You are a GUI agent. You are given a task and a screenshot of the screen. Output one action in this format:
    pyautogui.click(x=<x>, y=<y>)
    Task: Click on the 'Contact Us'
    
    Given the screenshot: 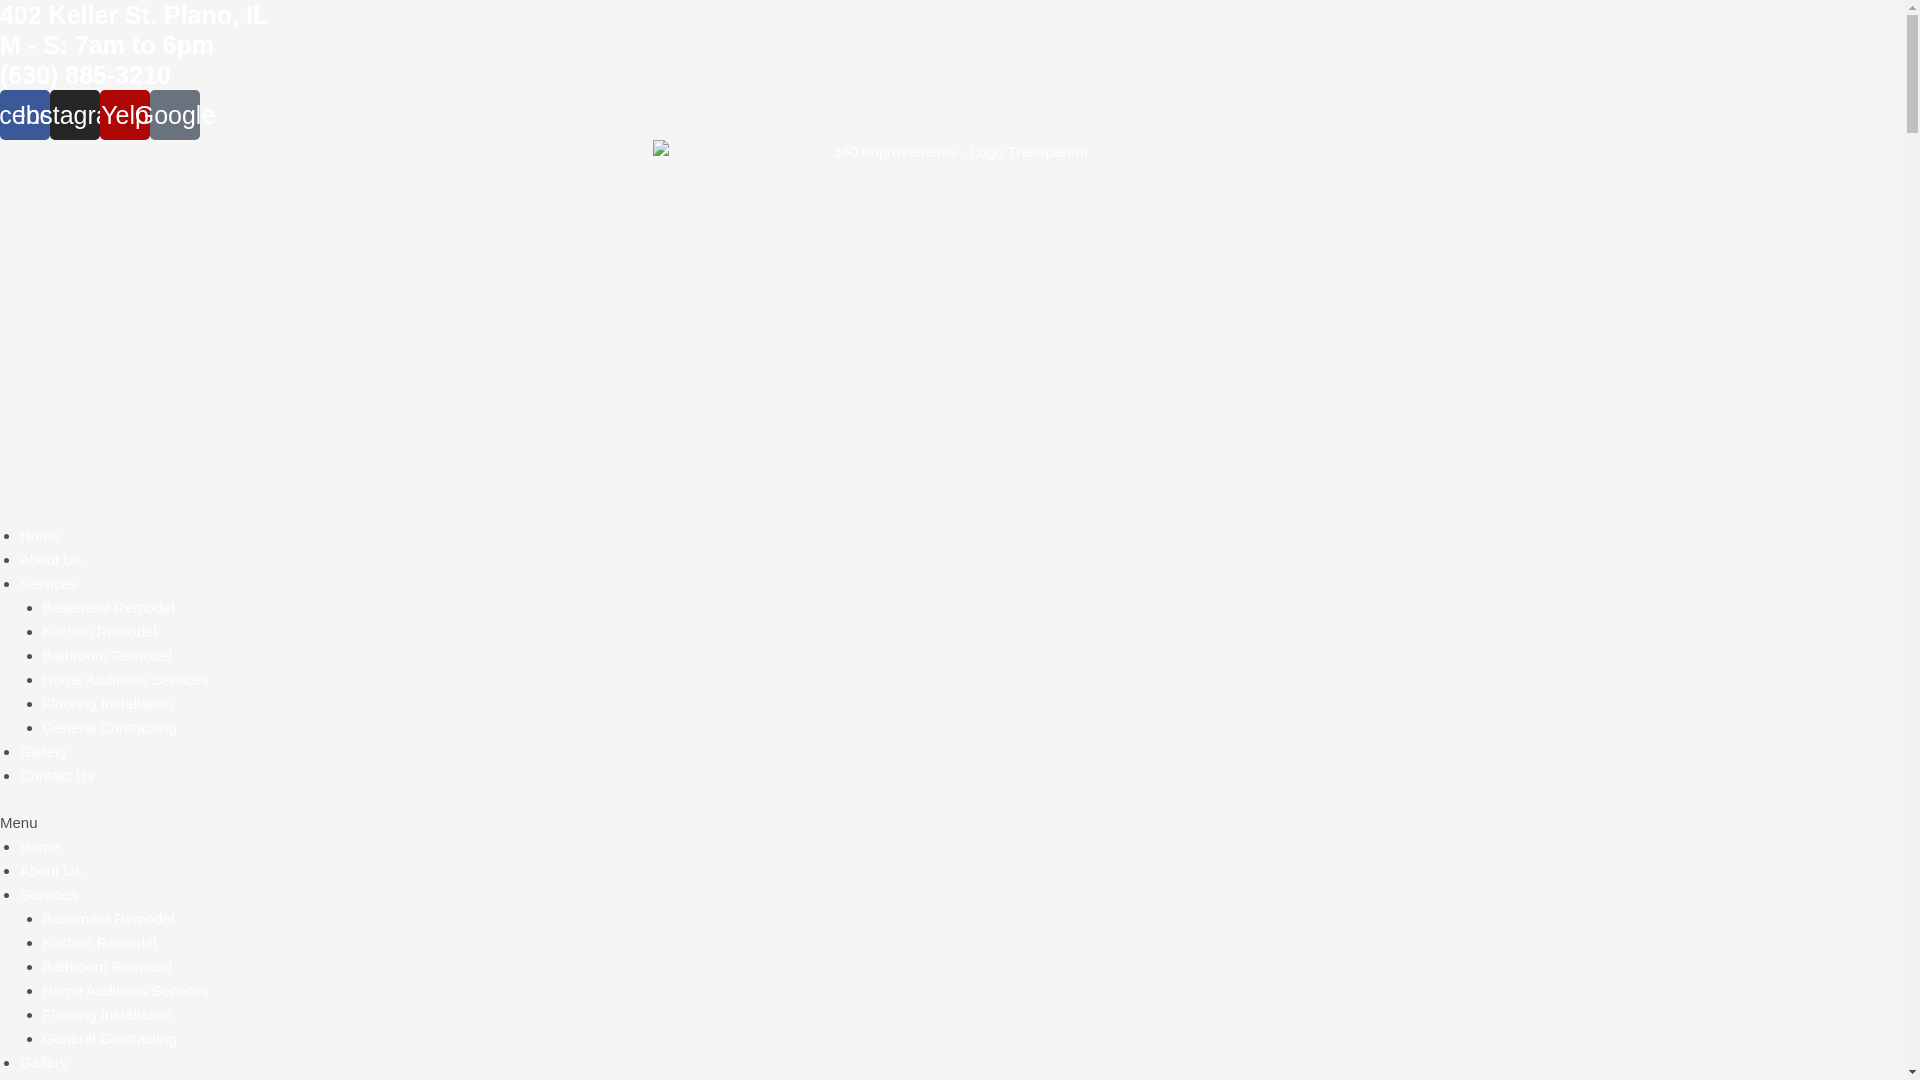 What is the action you would take?
    pyautogui.click(x=57, y=774)
    